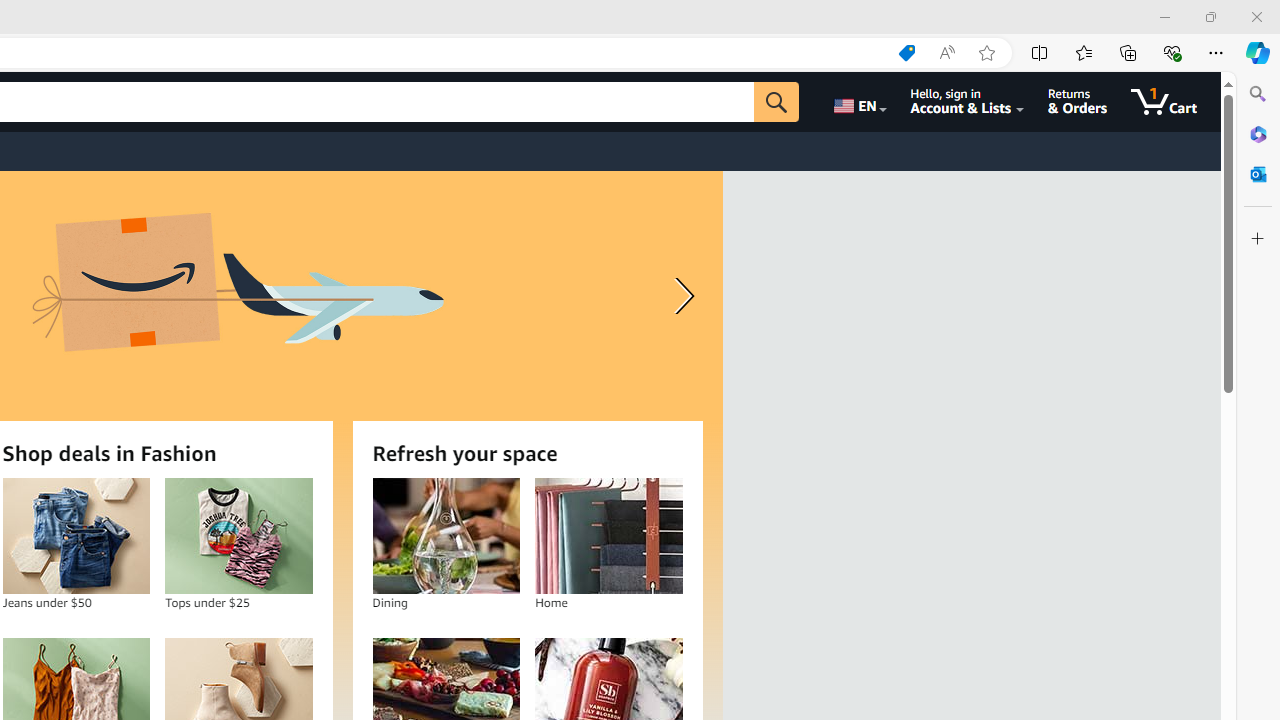 The width and height of the screenshot is (1280, 720). I want to click on 'Tops under $25', so click(238, 535).